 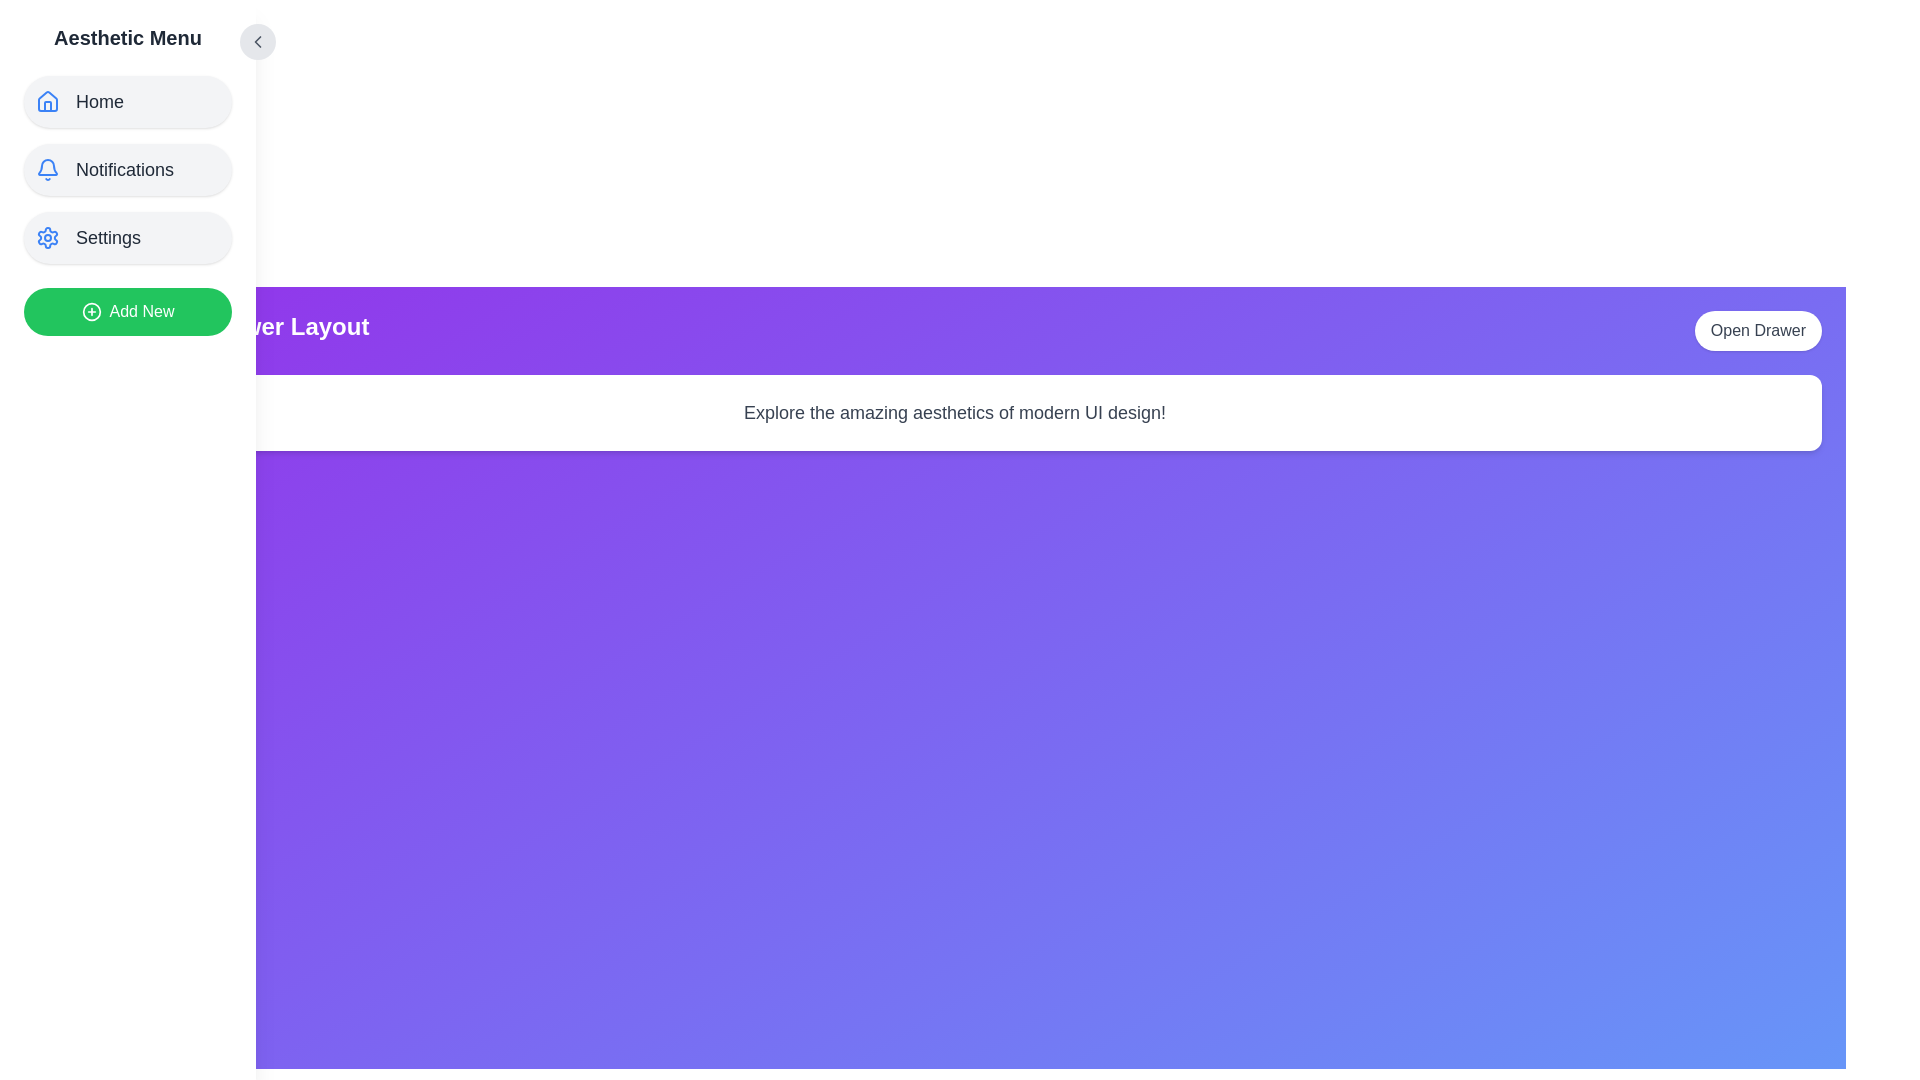 What do you see at coordinates (127, 300) in the screenshot?
I see `the green 'Add New' button with a plus icon located in the 'Aesthetic Menu' panel to observe any visual feedback` at bounding box center [127, 300].